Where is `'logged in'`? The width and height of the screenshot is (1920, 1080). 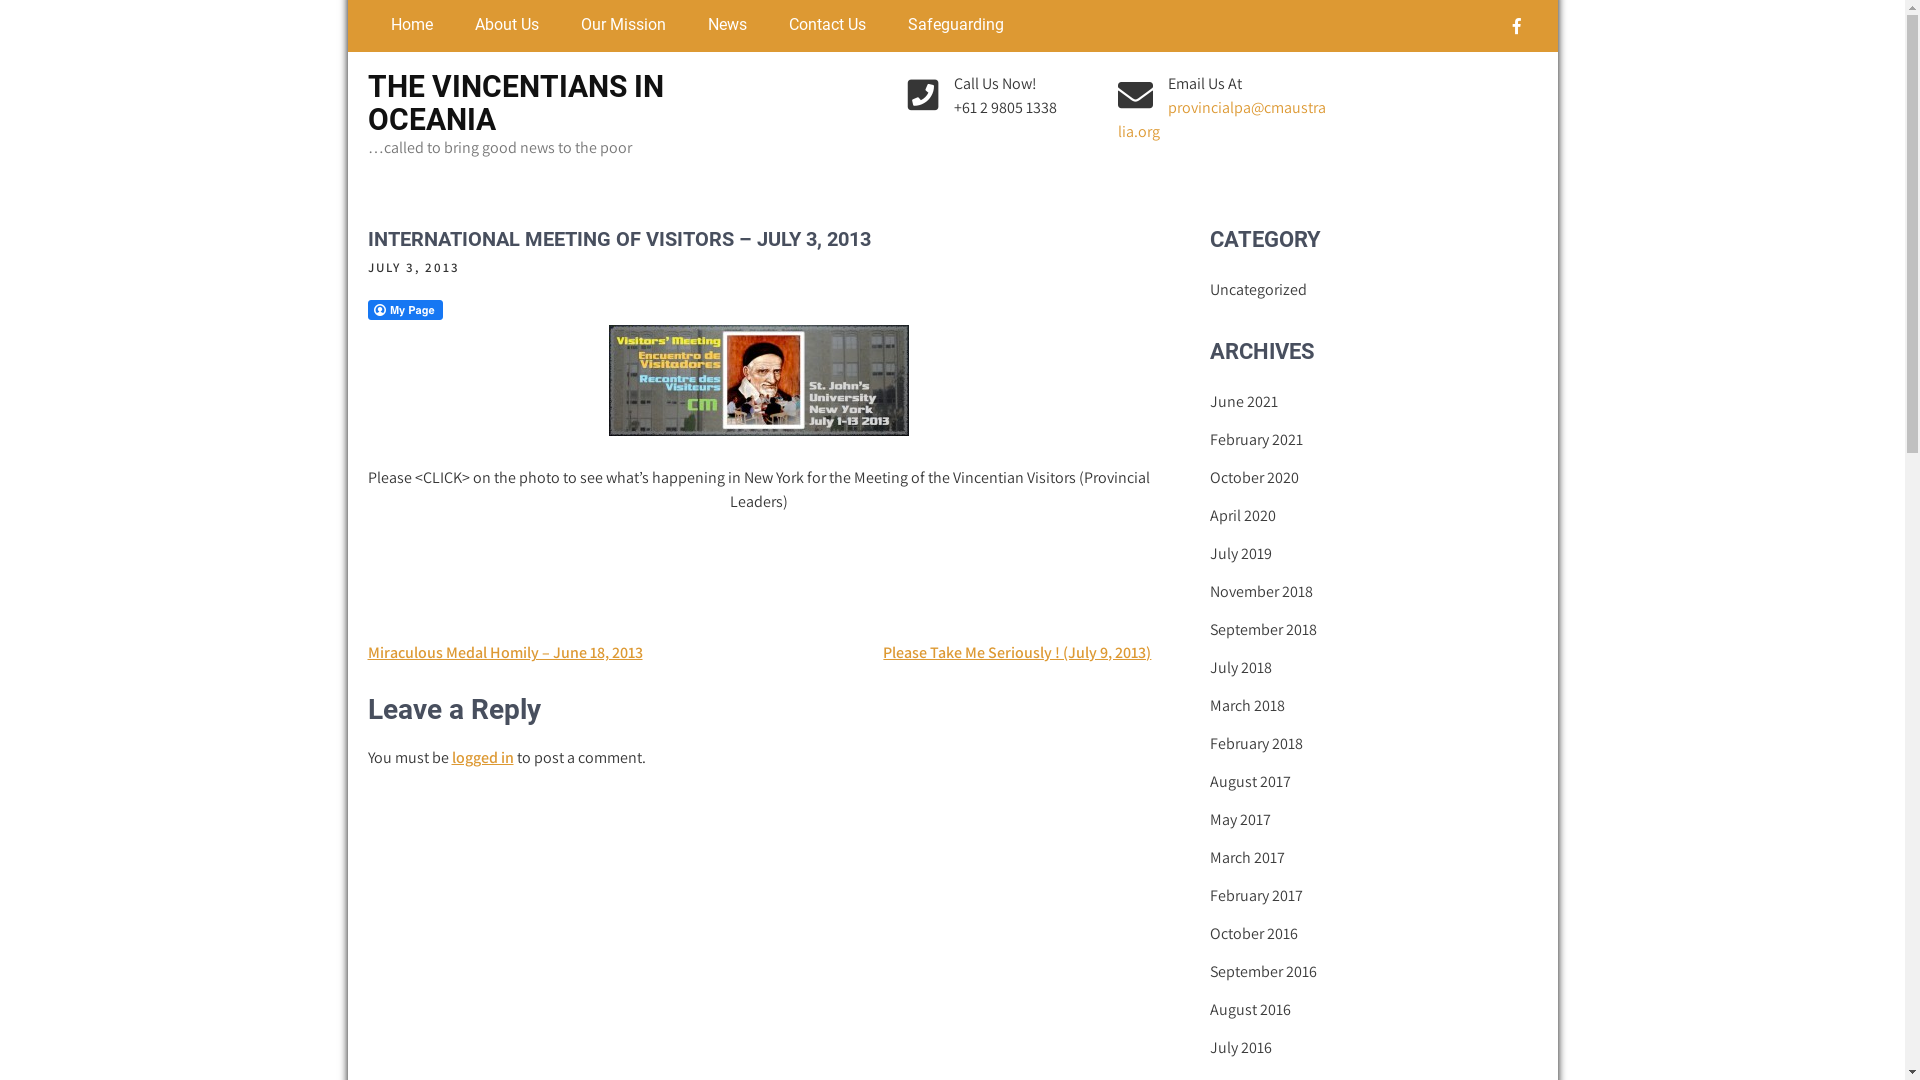 'logged in' is located at coordinates (483, 757).